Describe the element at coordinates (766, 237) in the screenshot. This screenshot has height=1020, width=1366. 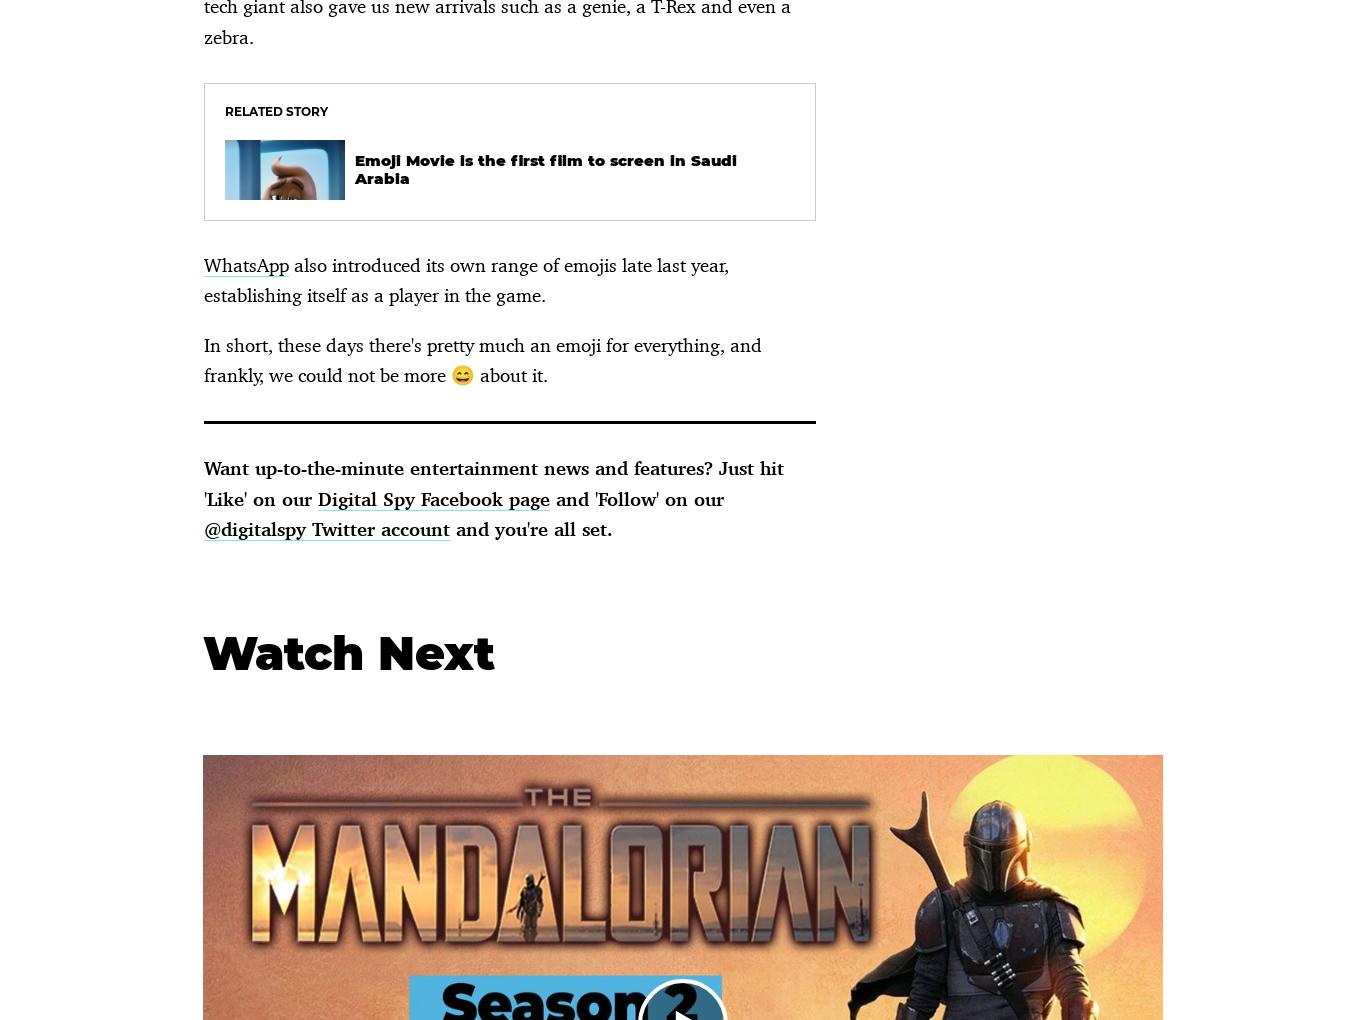
I see `'Sitemap'` at that location.